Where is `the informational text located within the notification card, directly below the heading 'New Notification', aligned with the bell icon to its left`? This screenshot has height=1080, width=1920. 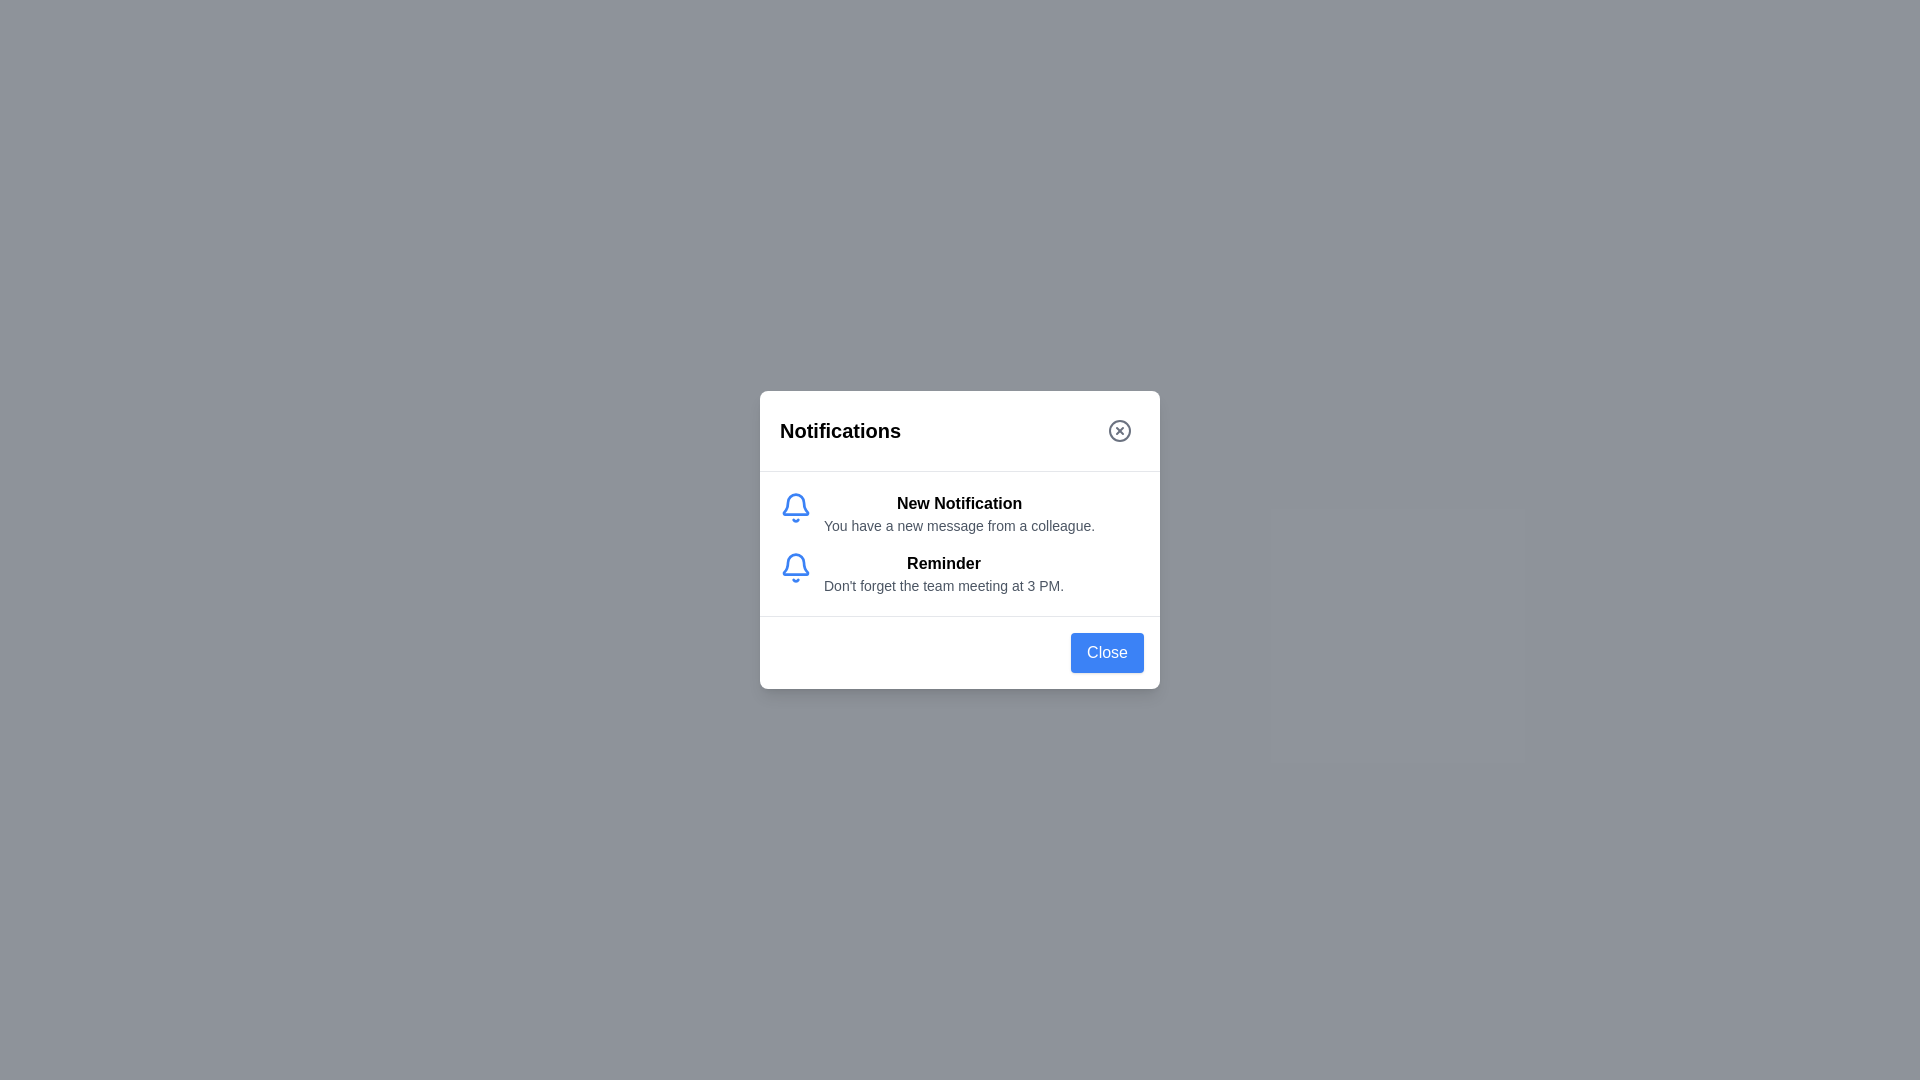
the informational text located within the notification card, directly below the heading 'New Notification', aligned with the bell icon to its left is located at coordinates (958, 524).